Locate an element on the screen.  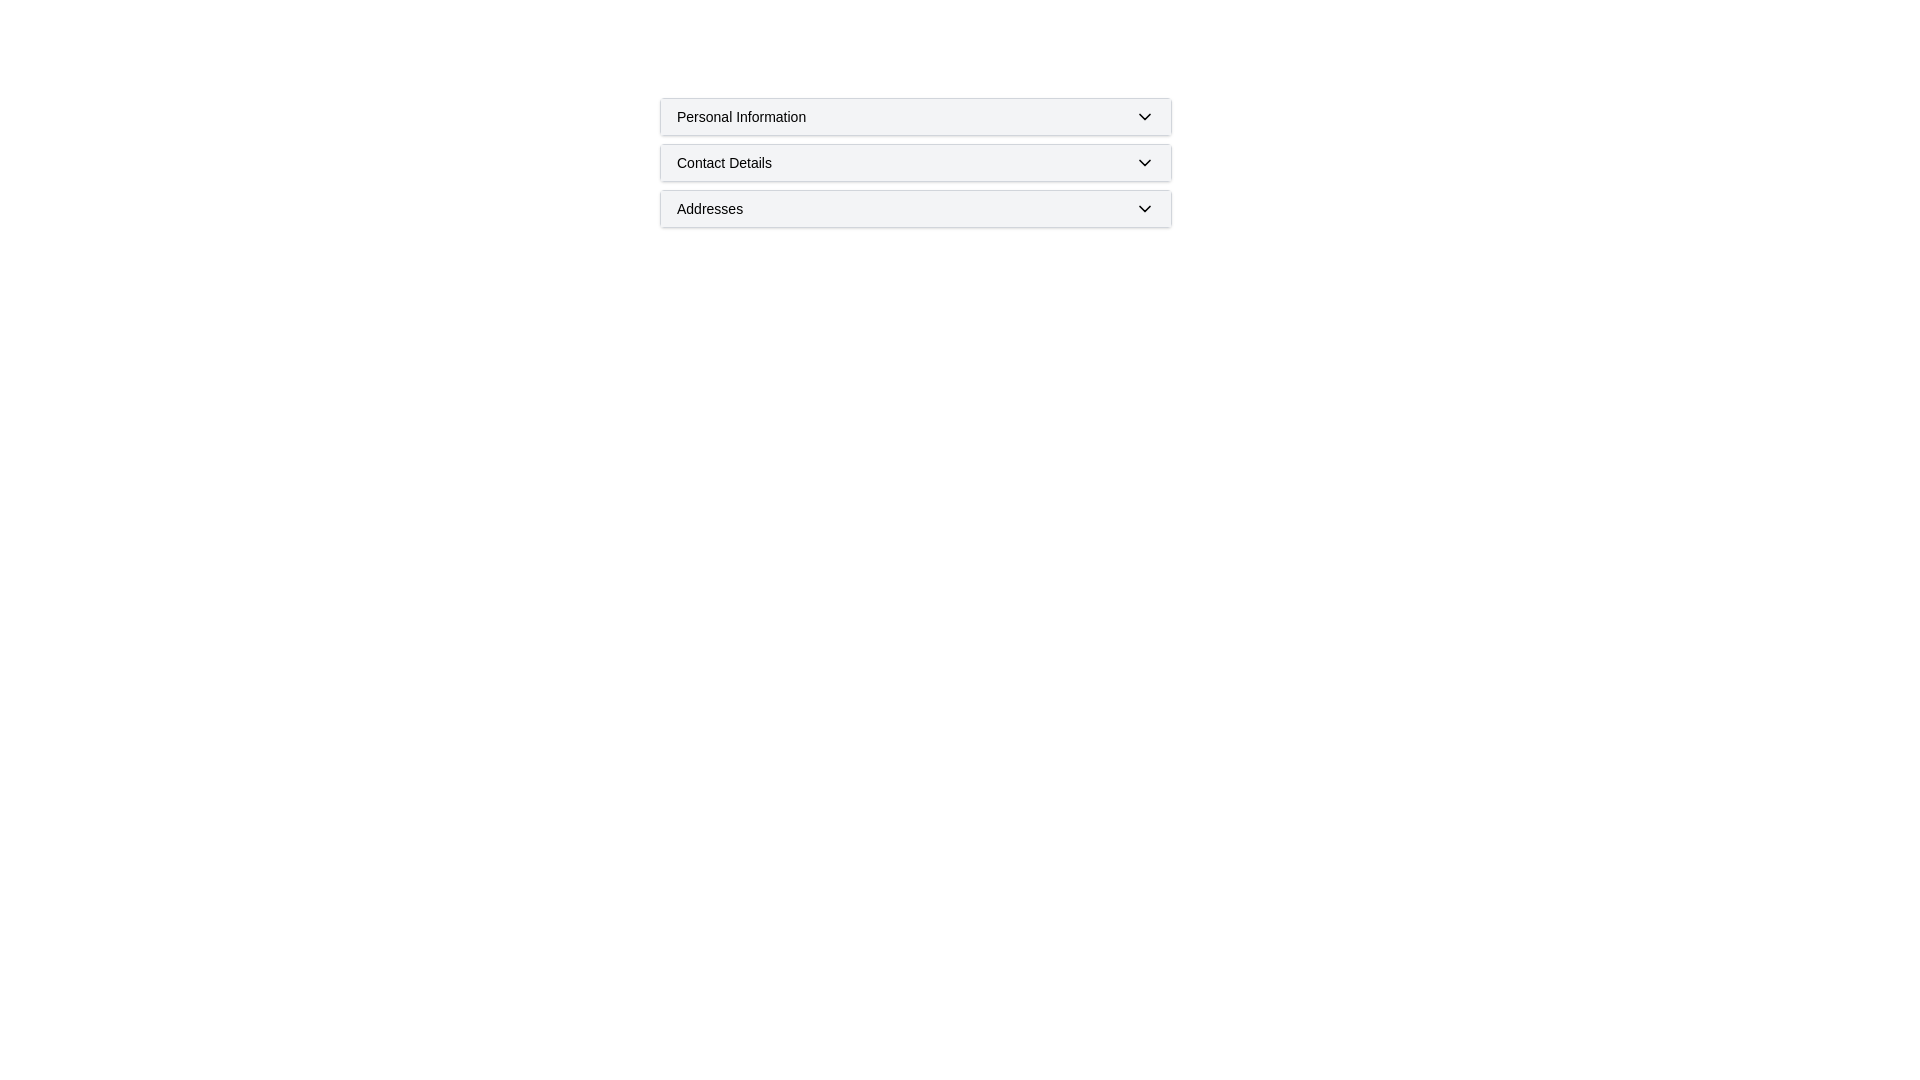
the 'Contact Details' text label of the collapsible section header, which is centrally located and visually distinct with ample white space around it is located at coordinates (723, 161).